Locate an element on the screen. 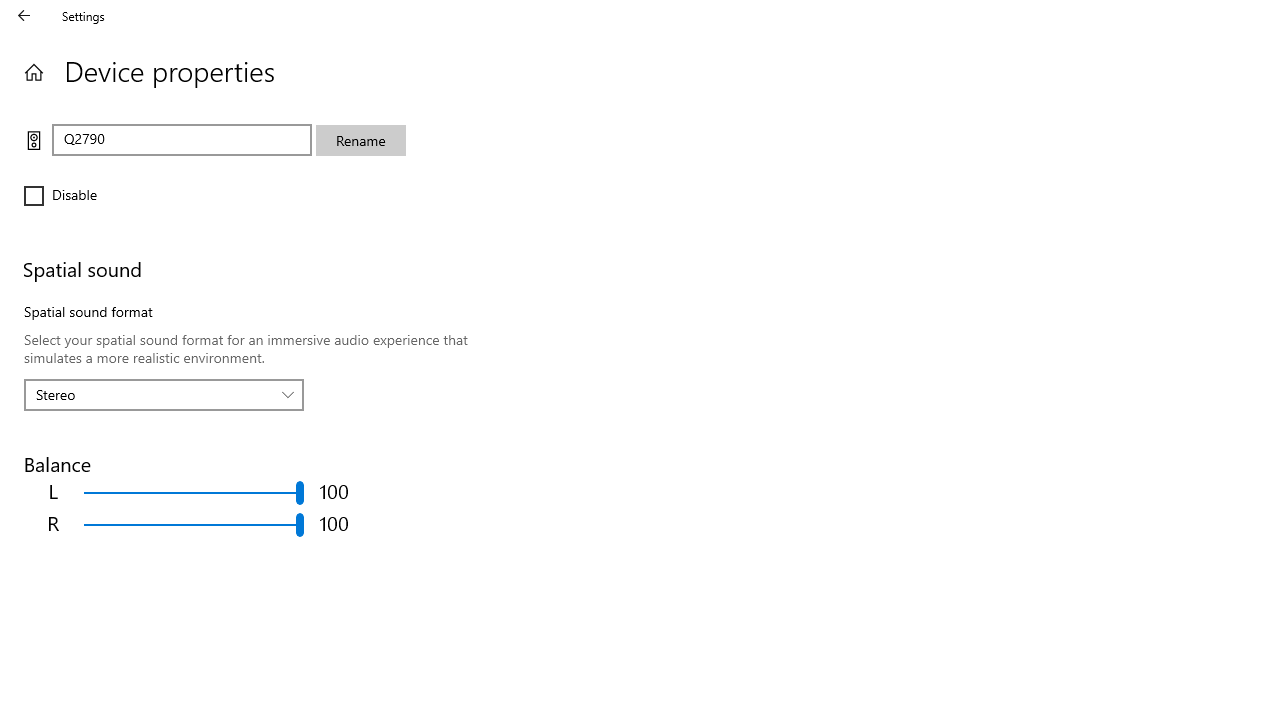 The height and width of the screenshot is (720, 1280). 'Adjust left audio balance' is located at coordinates (194, 492).